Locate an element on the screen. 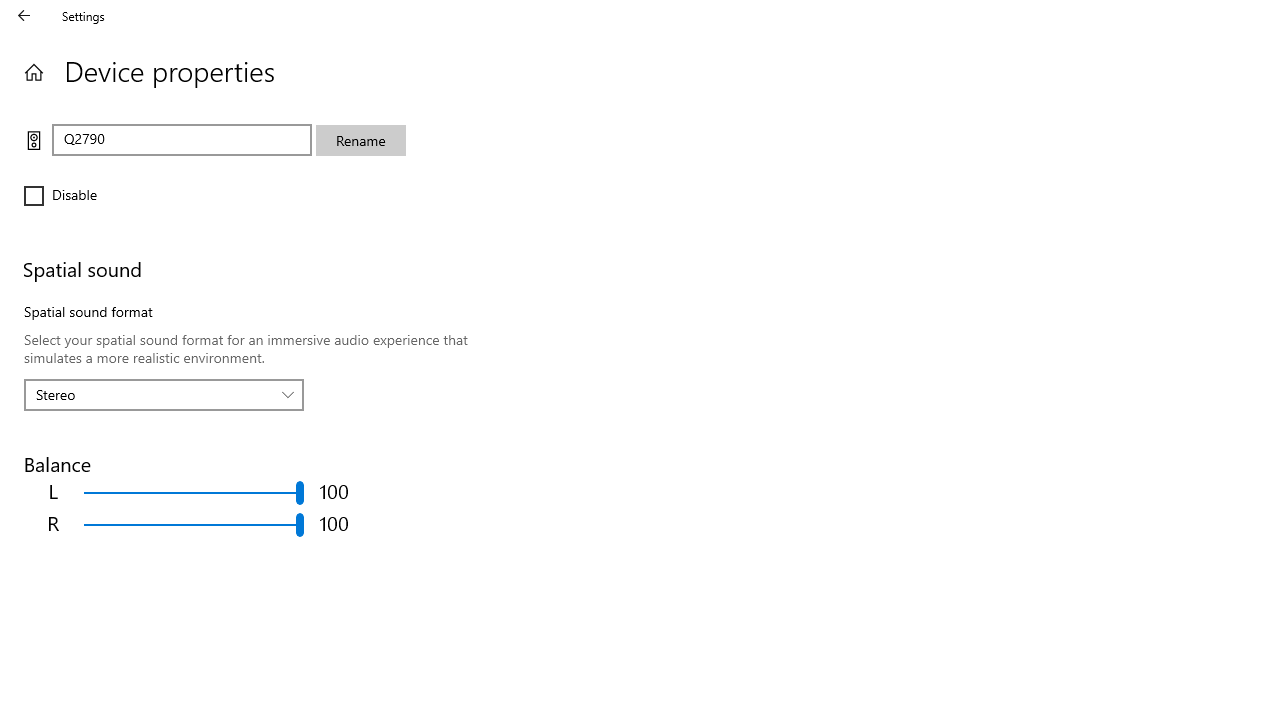 The height and width of the screenshot is (720, 1280). 'Adjust left audio balance' is located at coordinates (194, 492).